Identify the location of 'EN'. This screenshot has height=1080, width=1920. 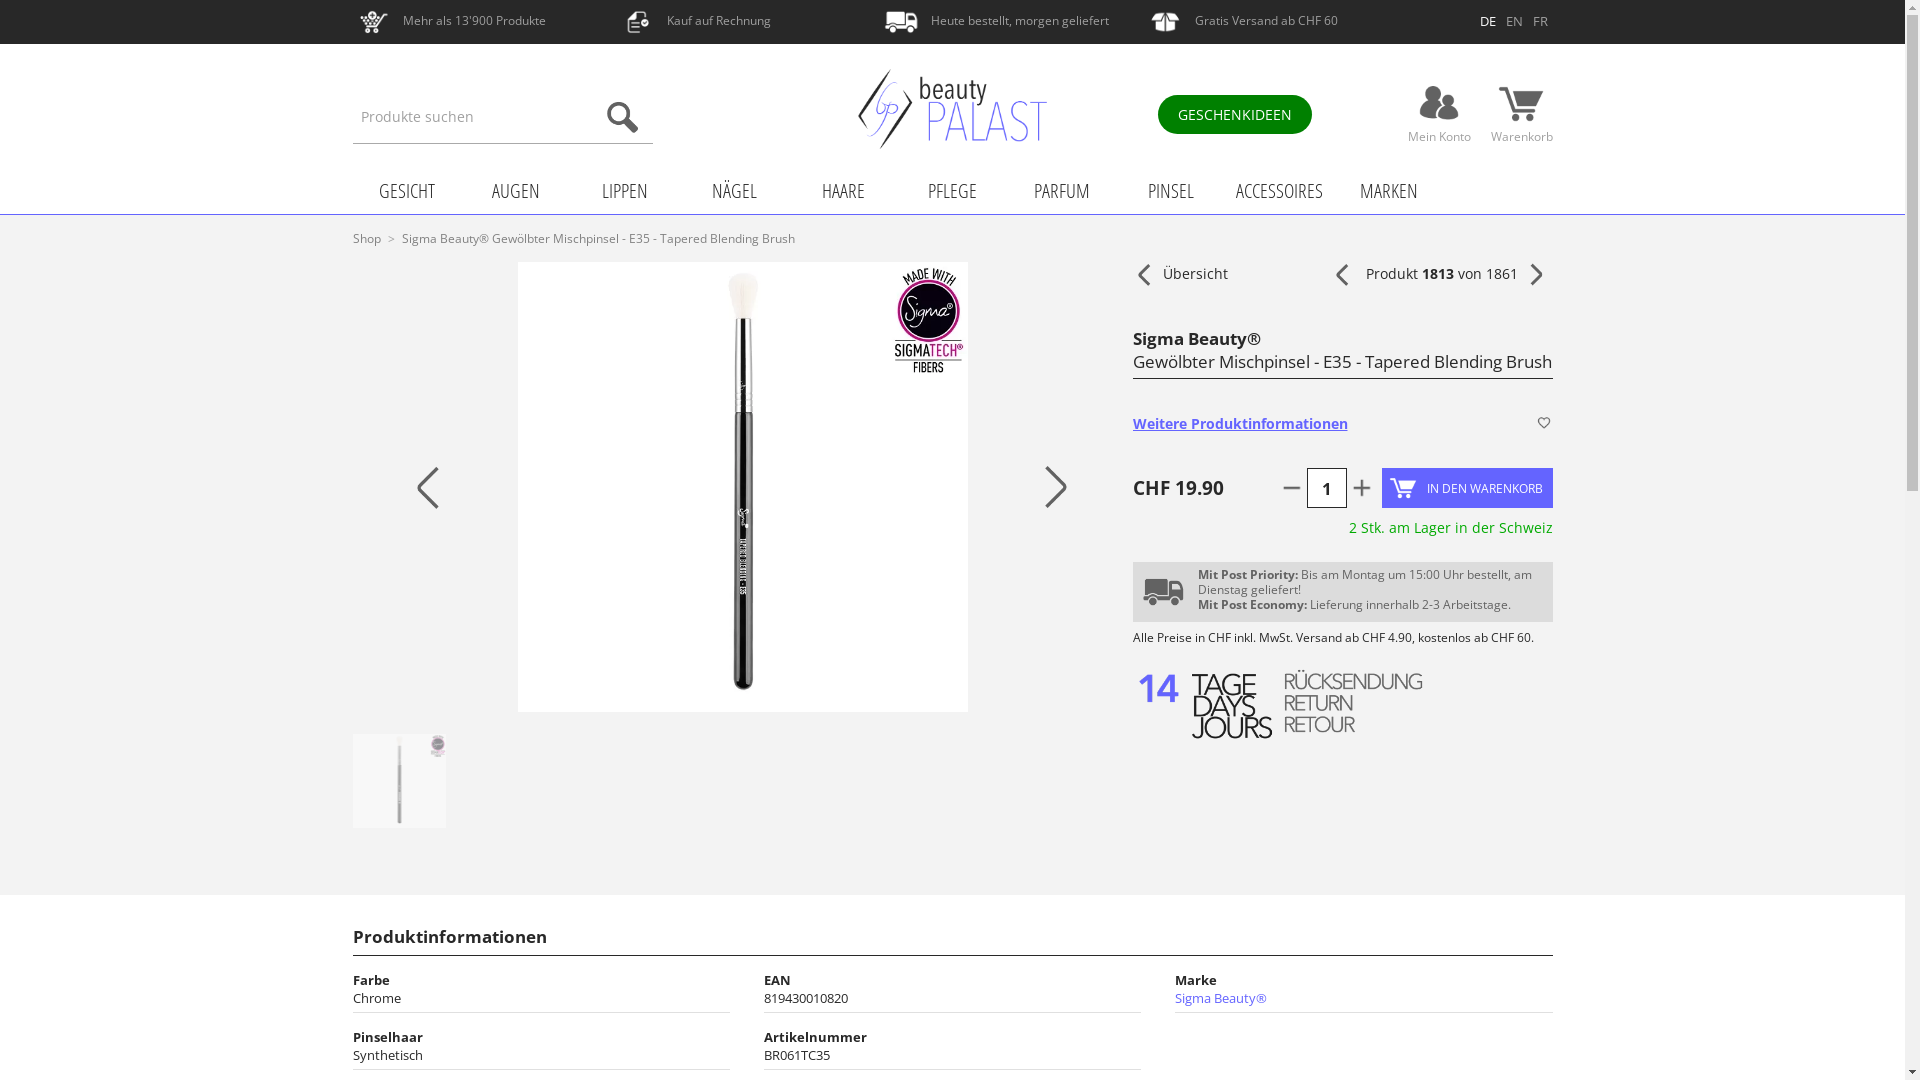
(1513, 20).